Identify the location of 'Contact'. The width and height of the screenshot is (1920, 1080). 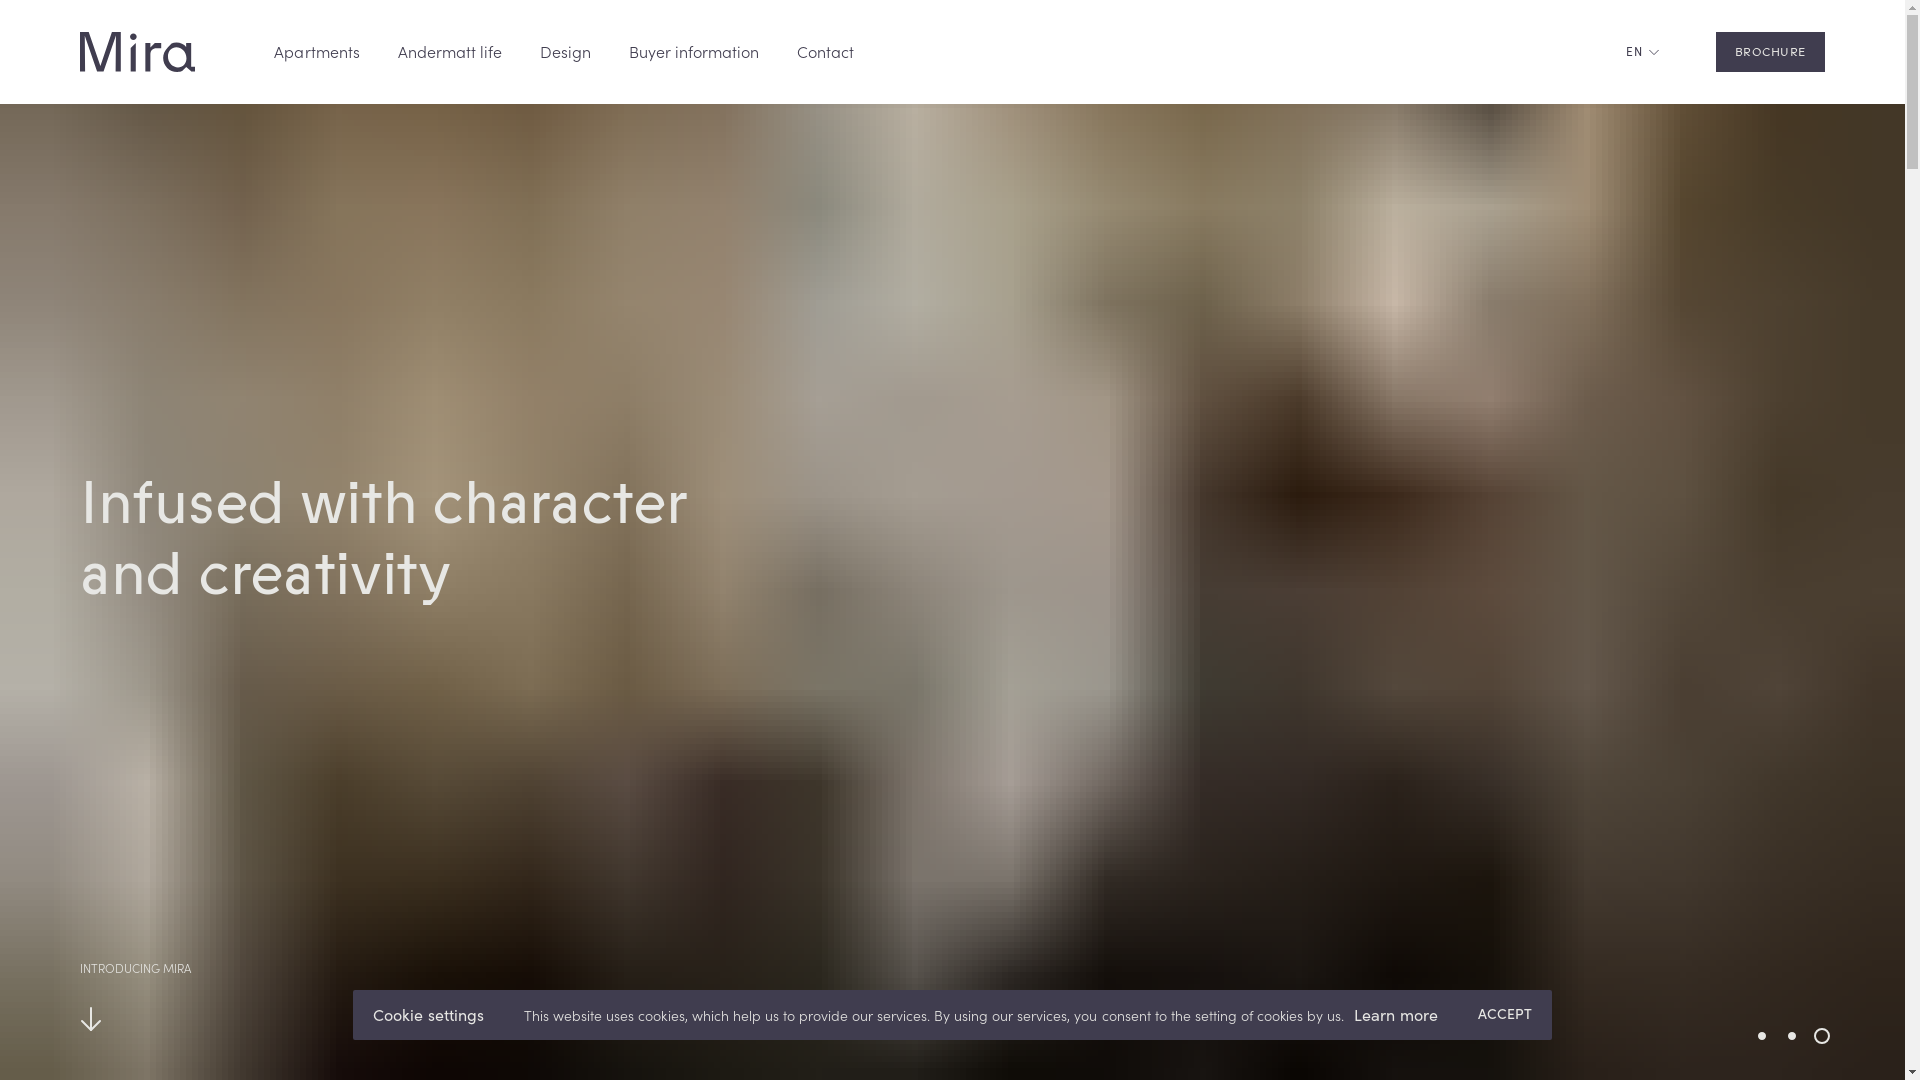
(825, 50).